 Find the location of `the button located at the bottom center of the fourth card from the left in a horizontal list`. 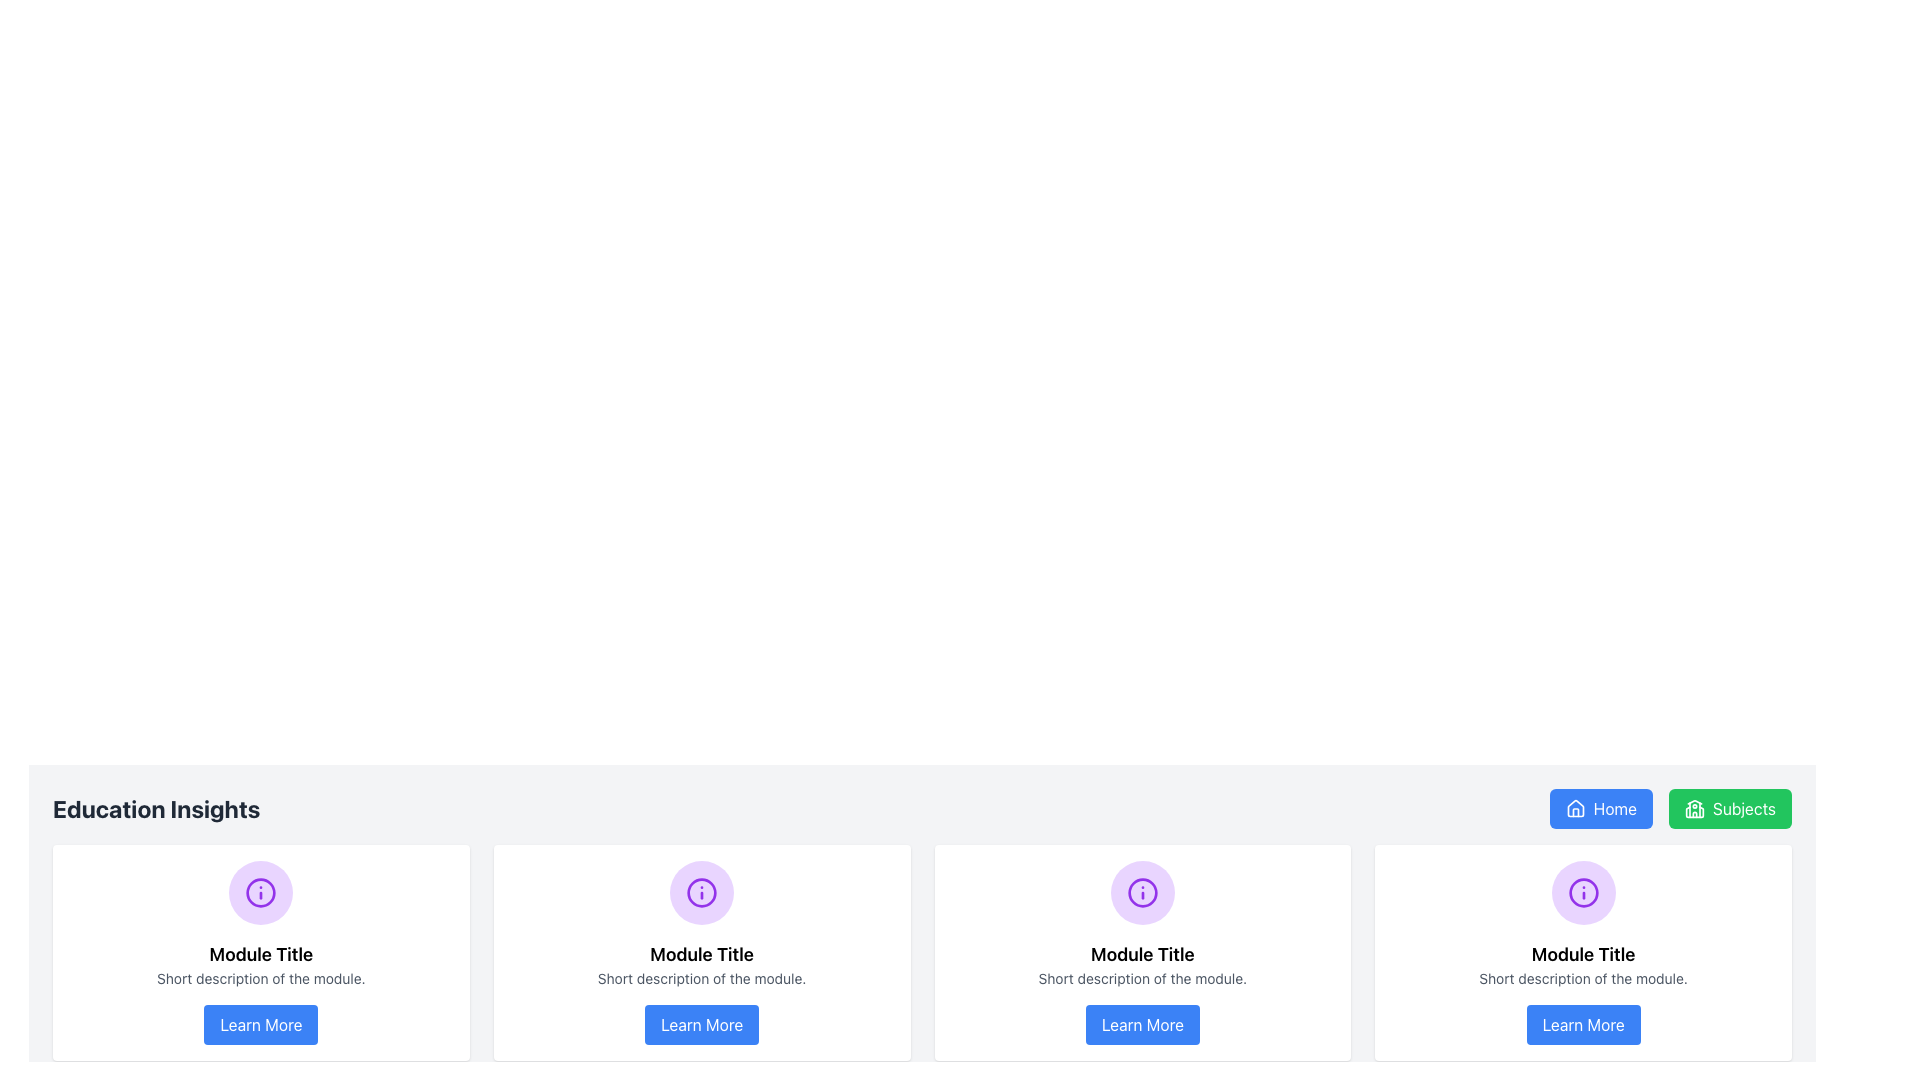

the button located at the bottom center of the fourth card from the left in a horizontal list is located at coordinates (1582, 1025).